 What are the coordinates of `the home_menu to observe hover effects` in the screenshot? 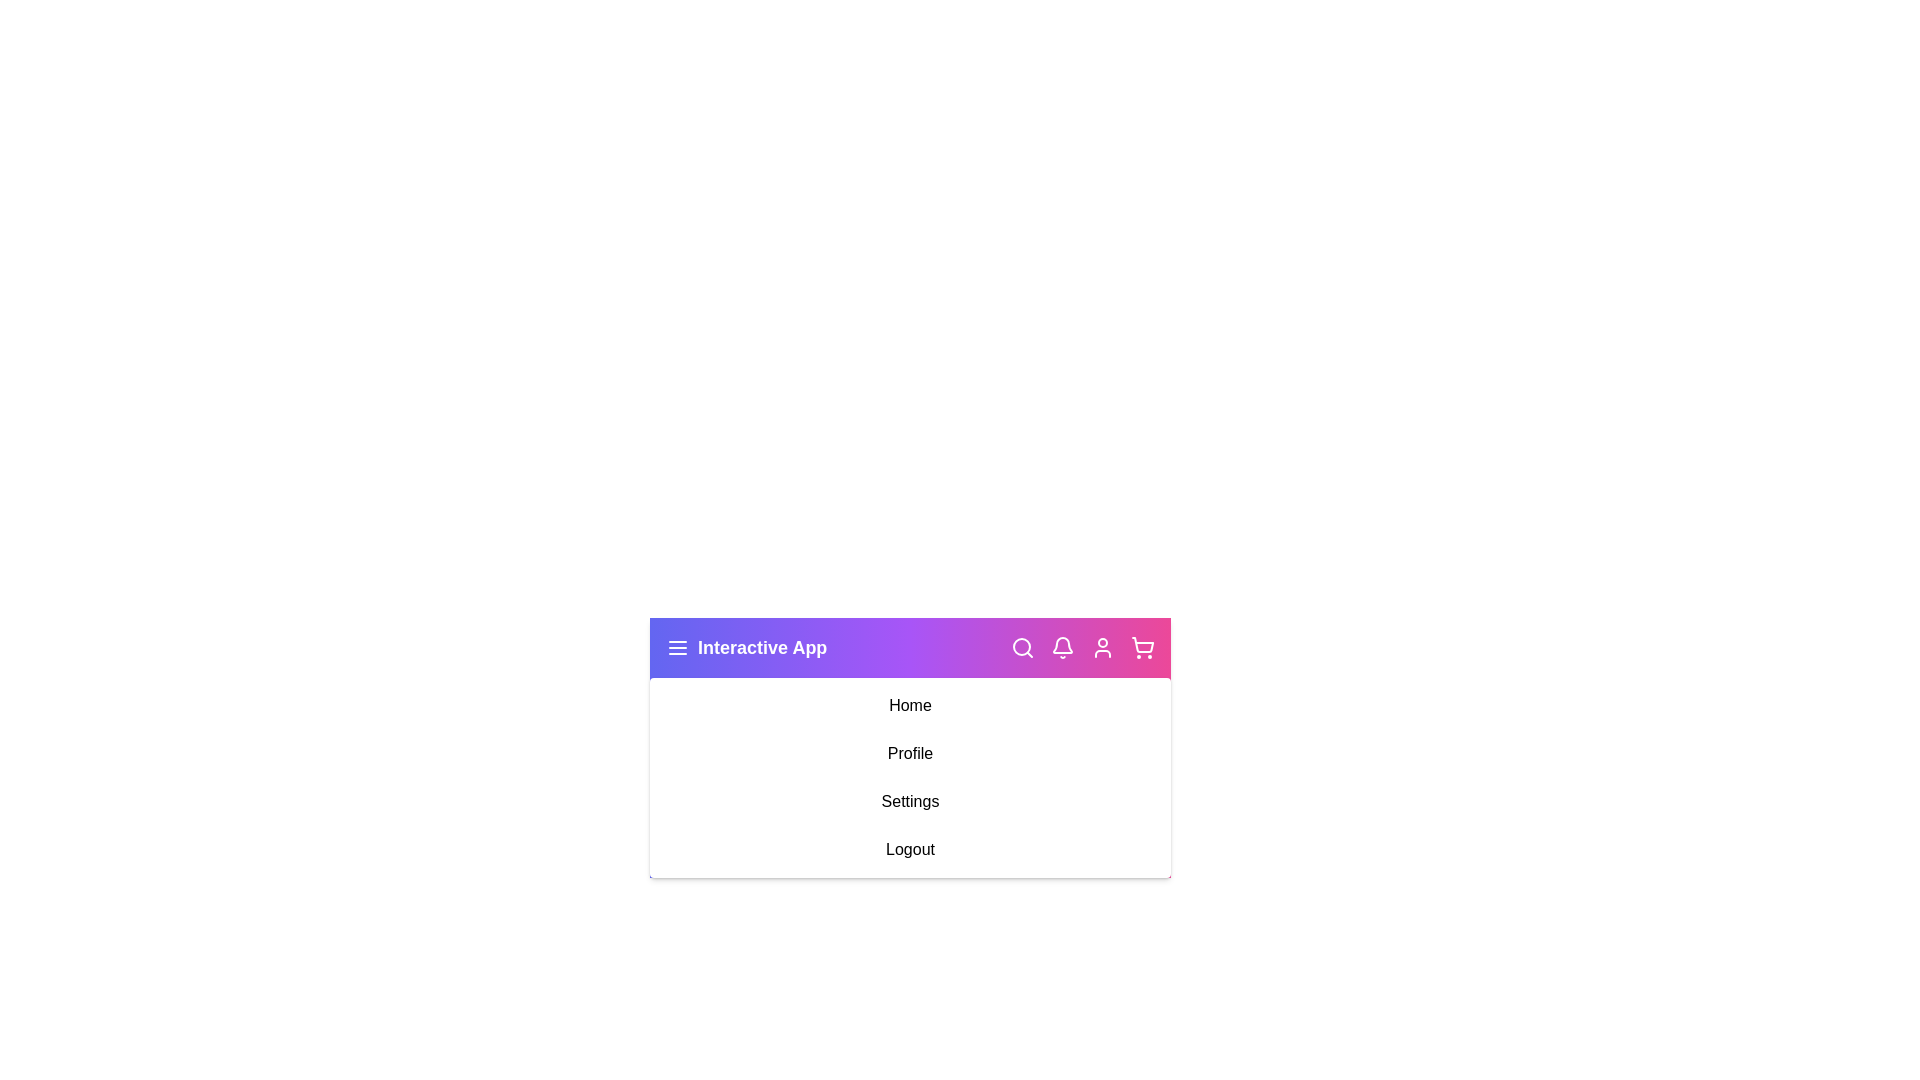 It's located at (909, 704).